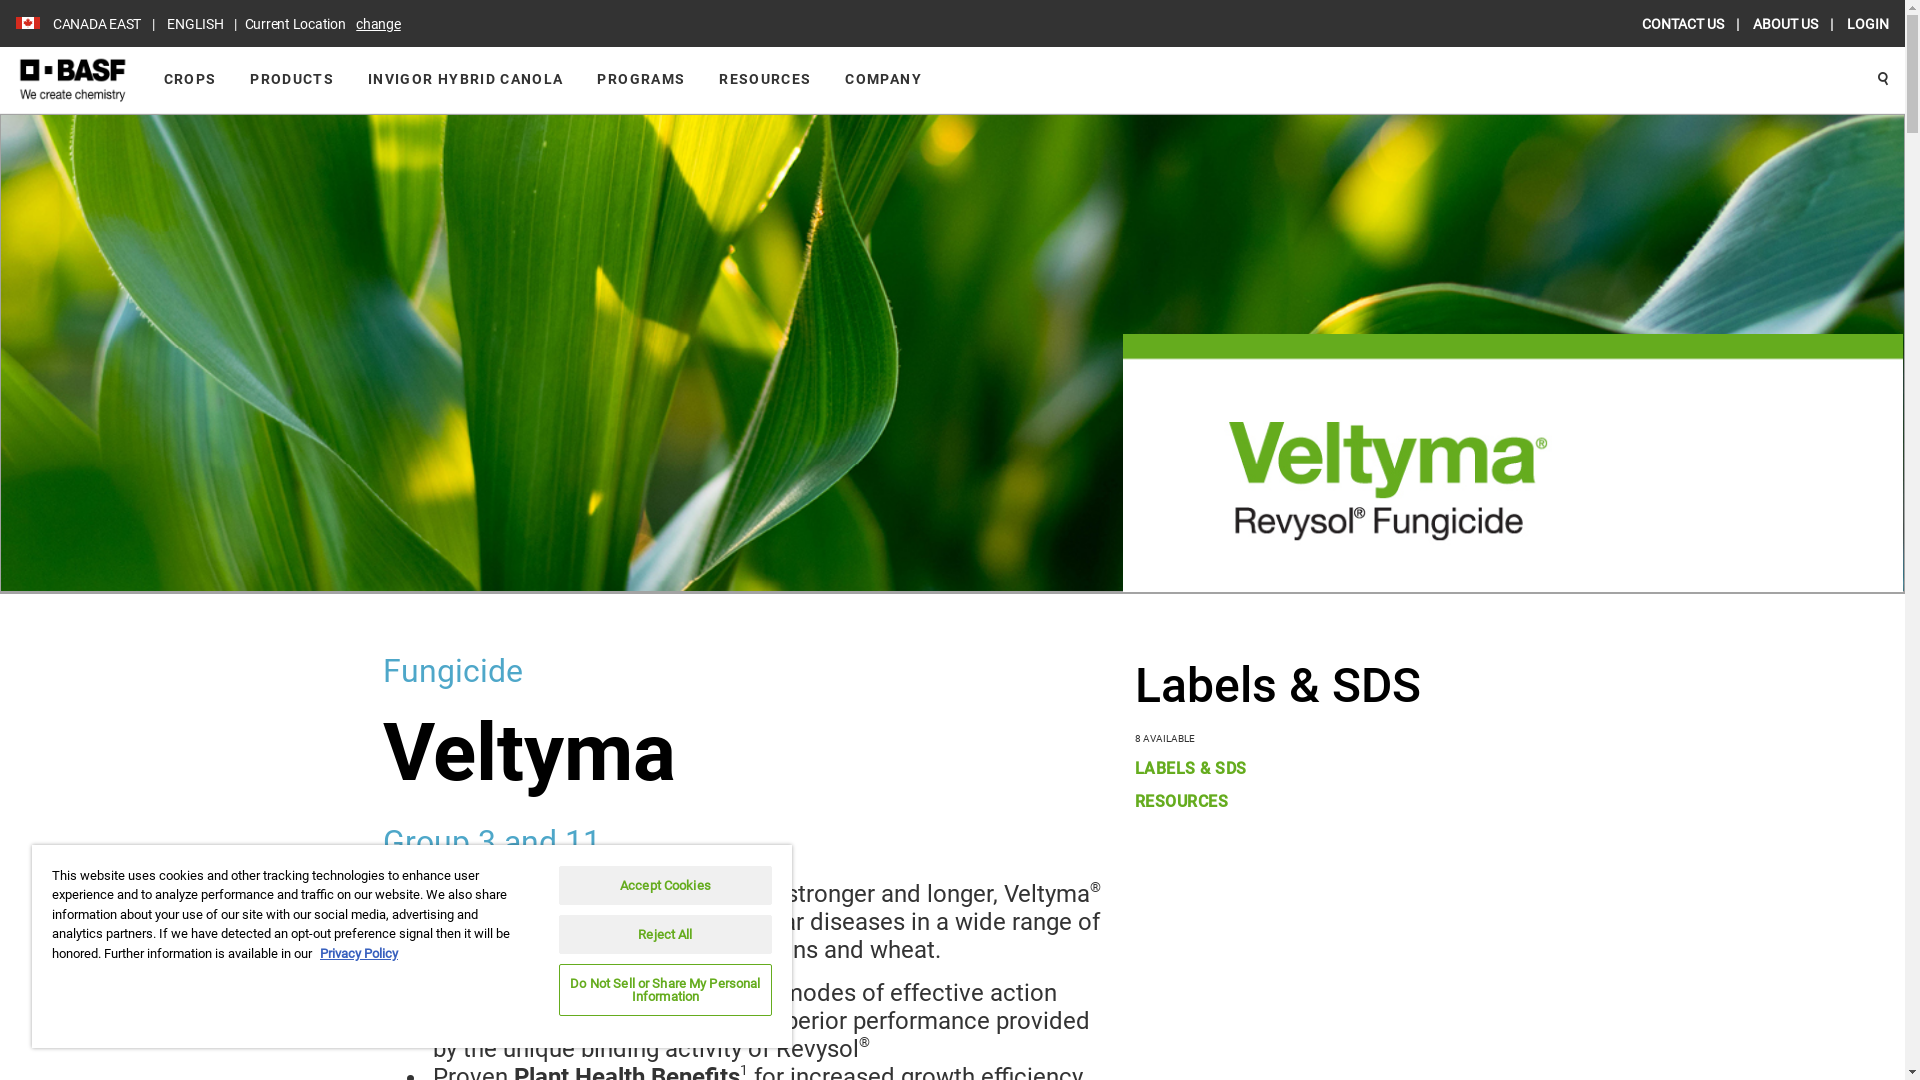 The height and width of the screenshot is (1080, 1920). I want to click on 'COMPANY', so click(882, 78).